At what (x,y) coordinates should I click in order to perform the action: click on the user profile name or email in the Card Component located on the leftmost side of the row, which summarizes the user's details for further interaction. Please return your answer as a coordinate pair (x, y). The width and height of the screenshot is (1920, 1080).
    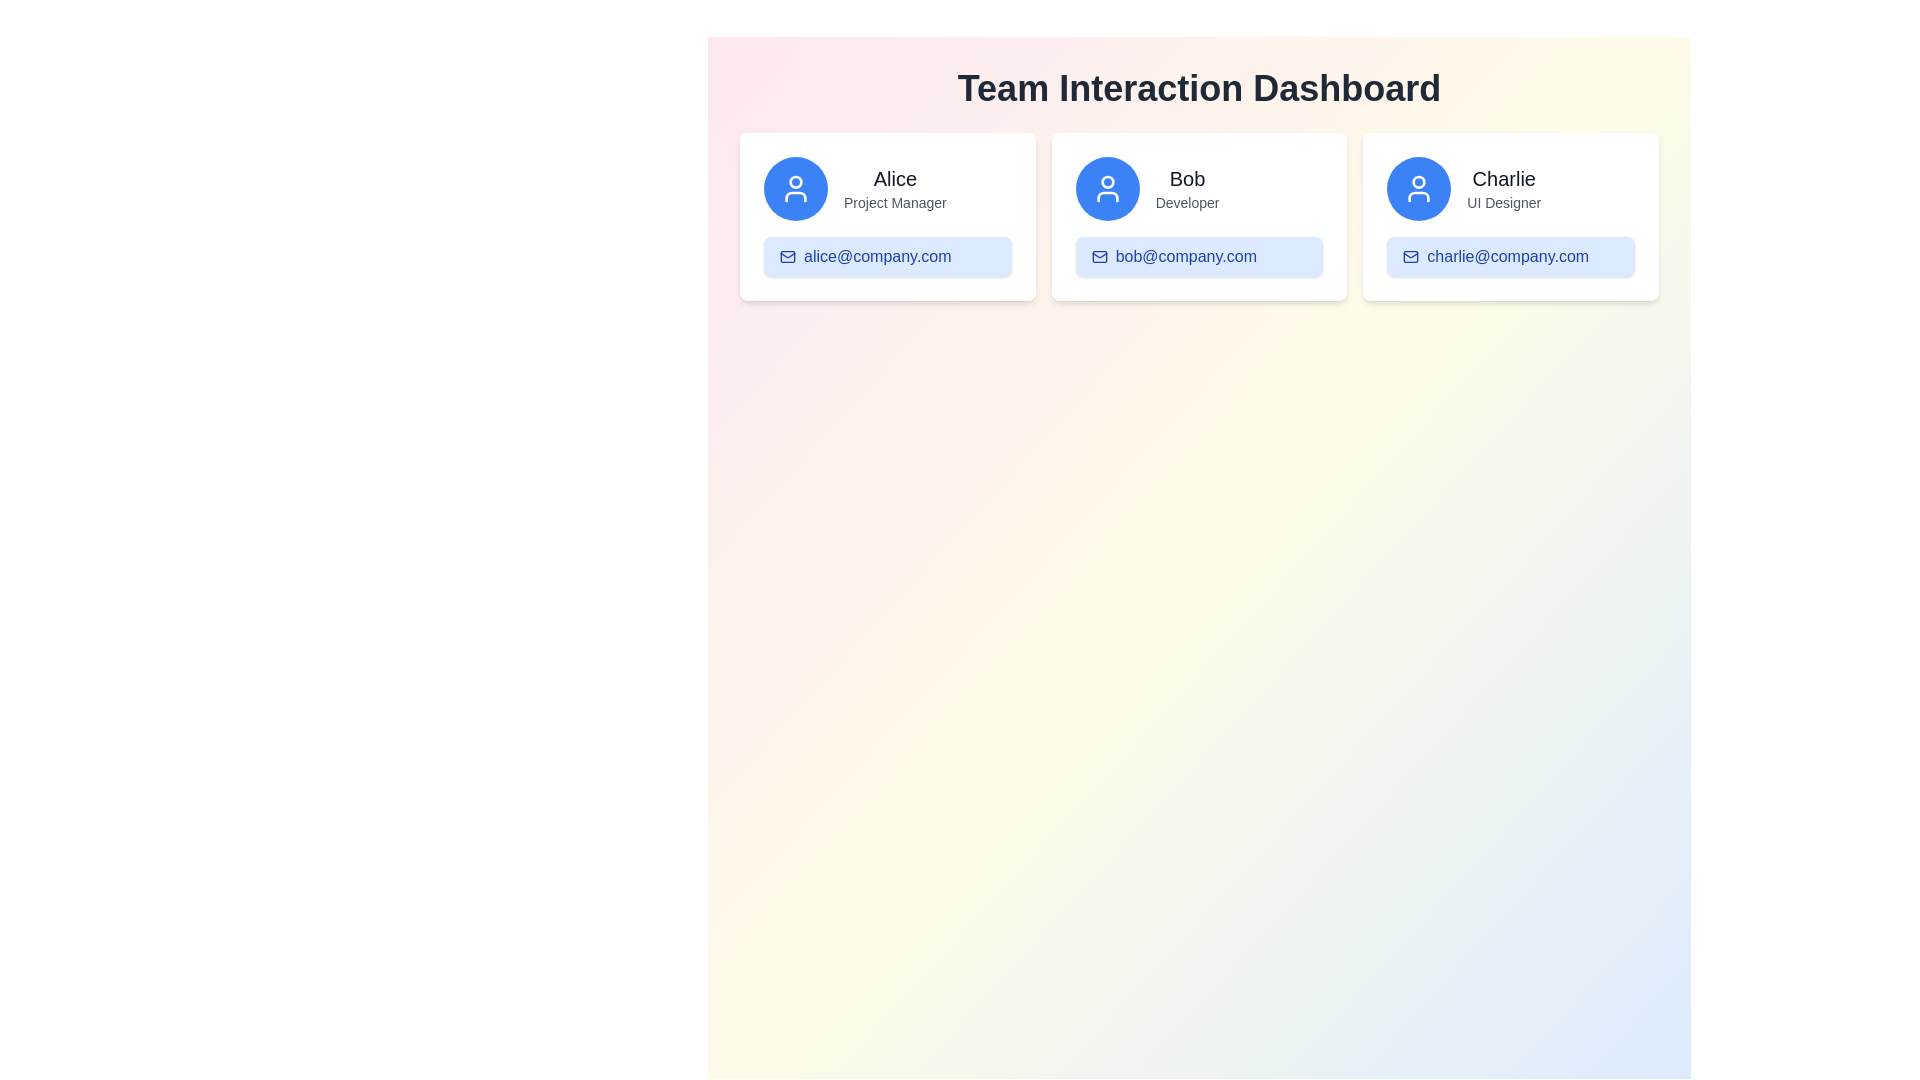
    Looking at the image, I should click on (886, 216).